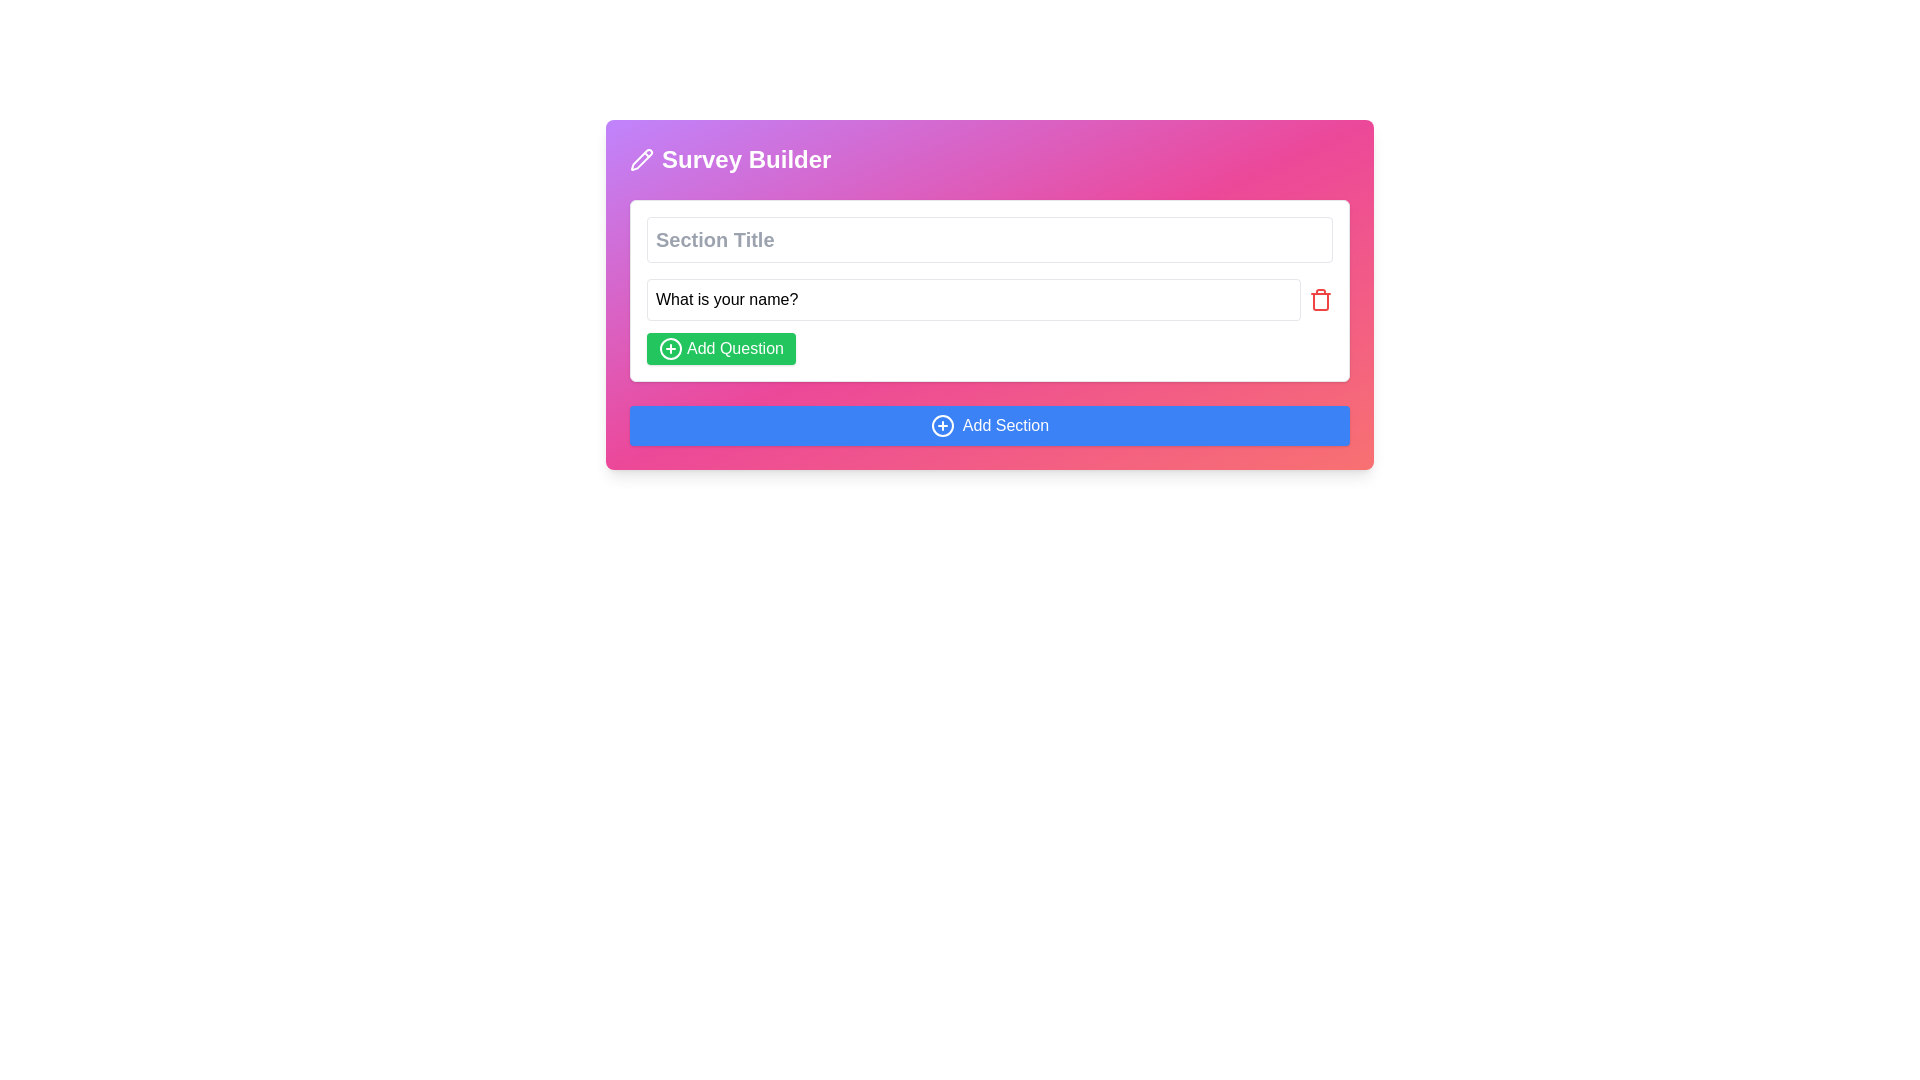 Image resolution: width=1920 pixels, height=1080 pixels. I want to click on the red trash can icon button located to the right of the input field labeled 'What is your name?' to initiate the delete action, so click(1320, 299).